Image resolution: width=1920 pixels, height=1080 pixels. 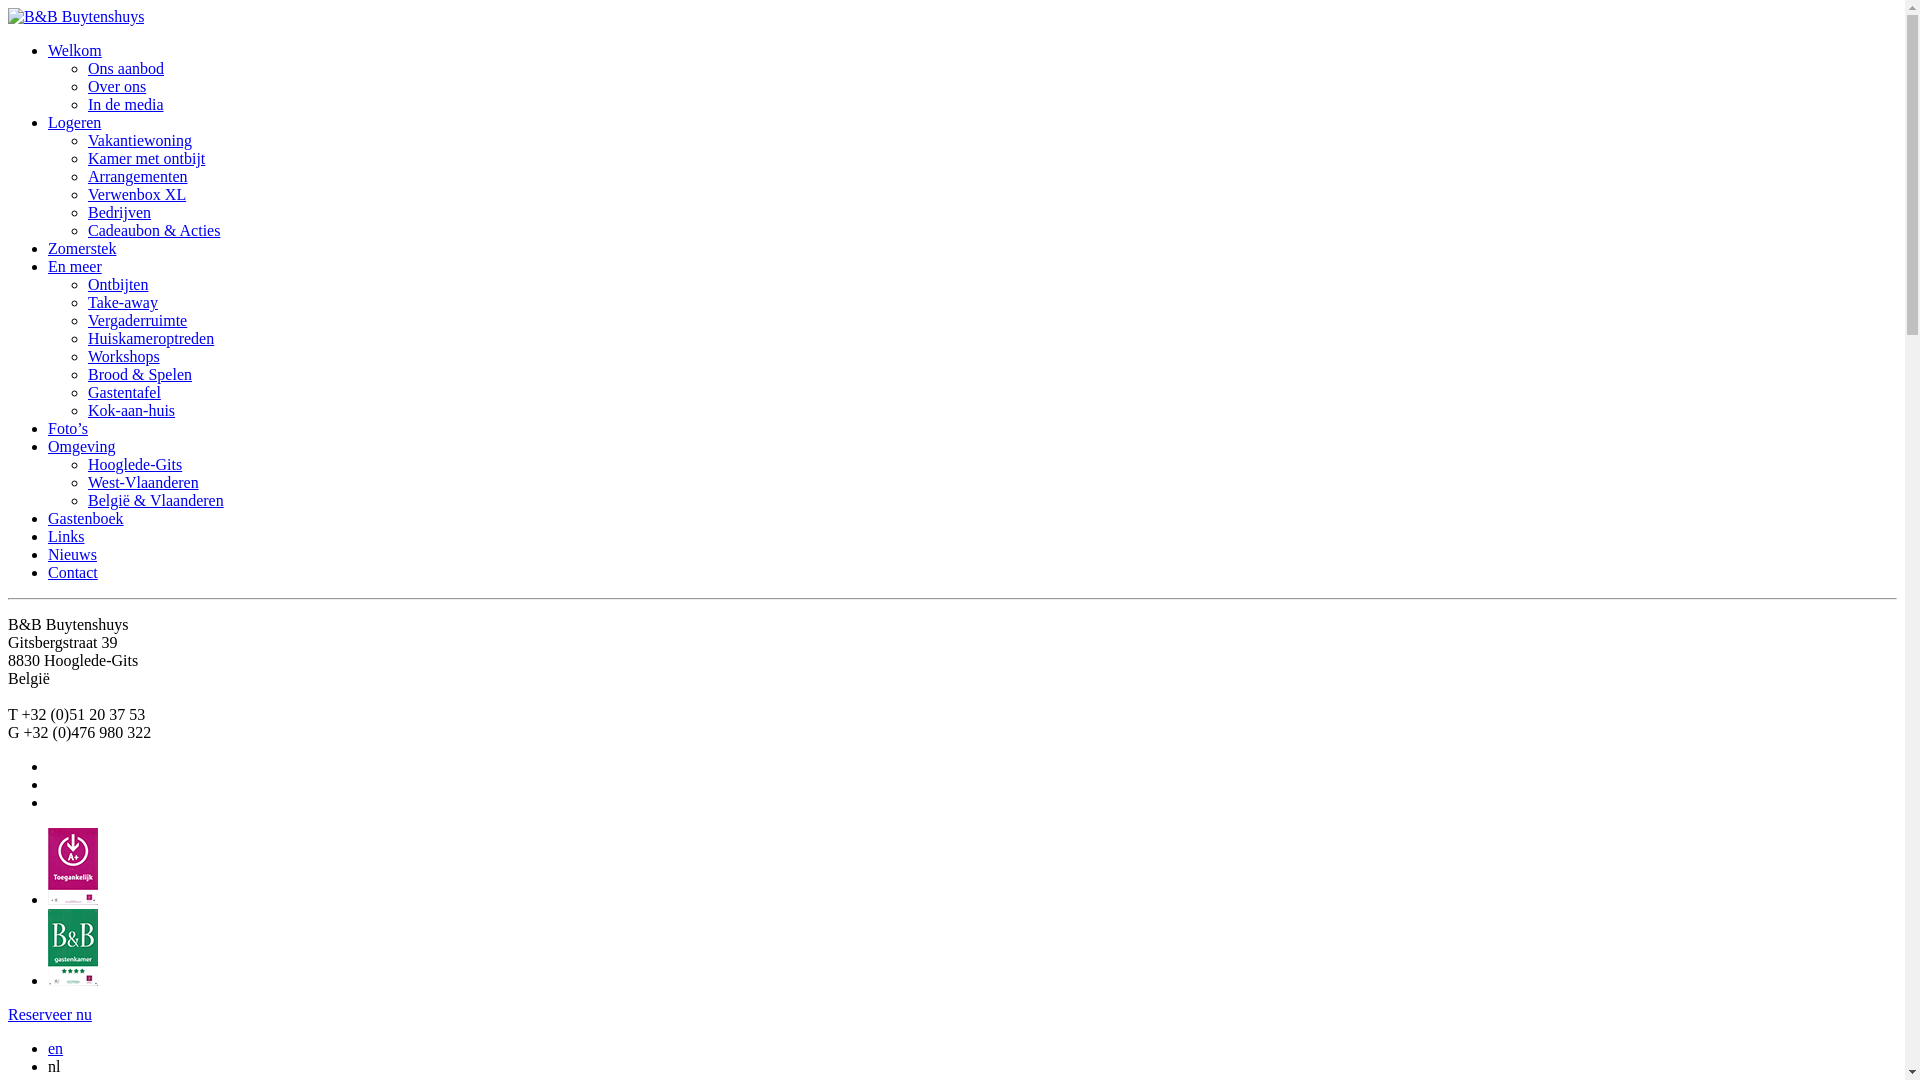 What do you see at coordinates (142, 482) in the screenshot?
I see `'West-Vlaanderen'` at bounding box center [142, 482].